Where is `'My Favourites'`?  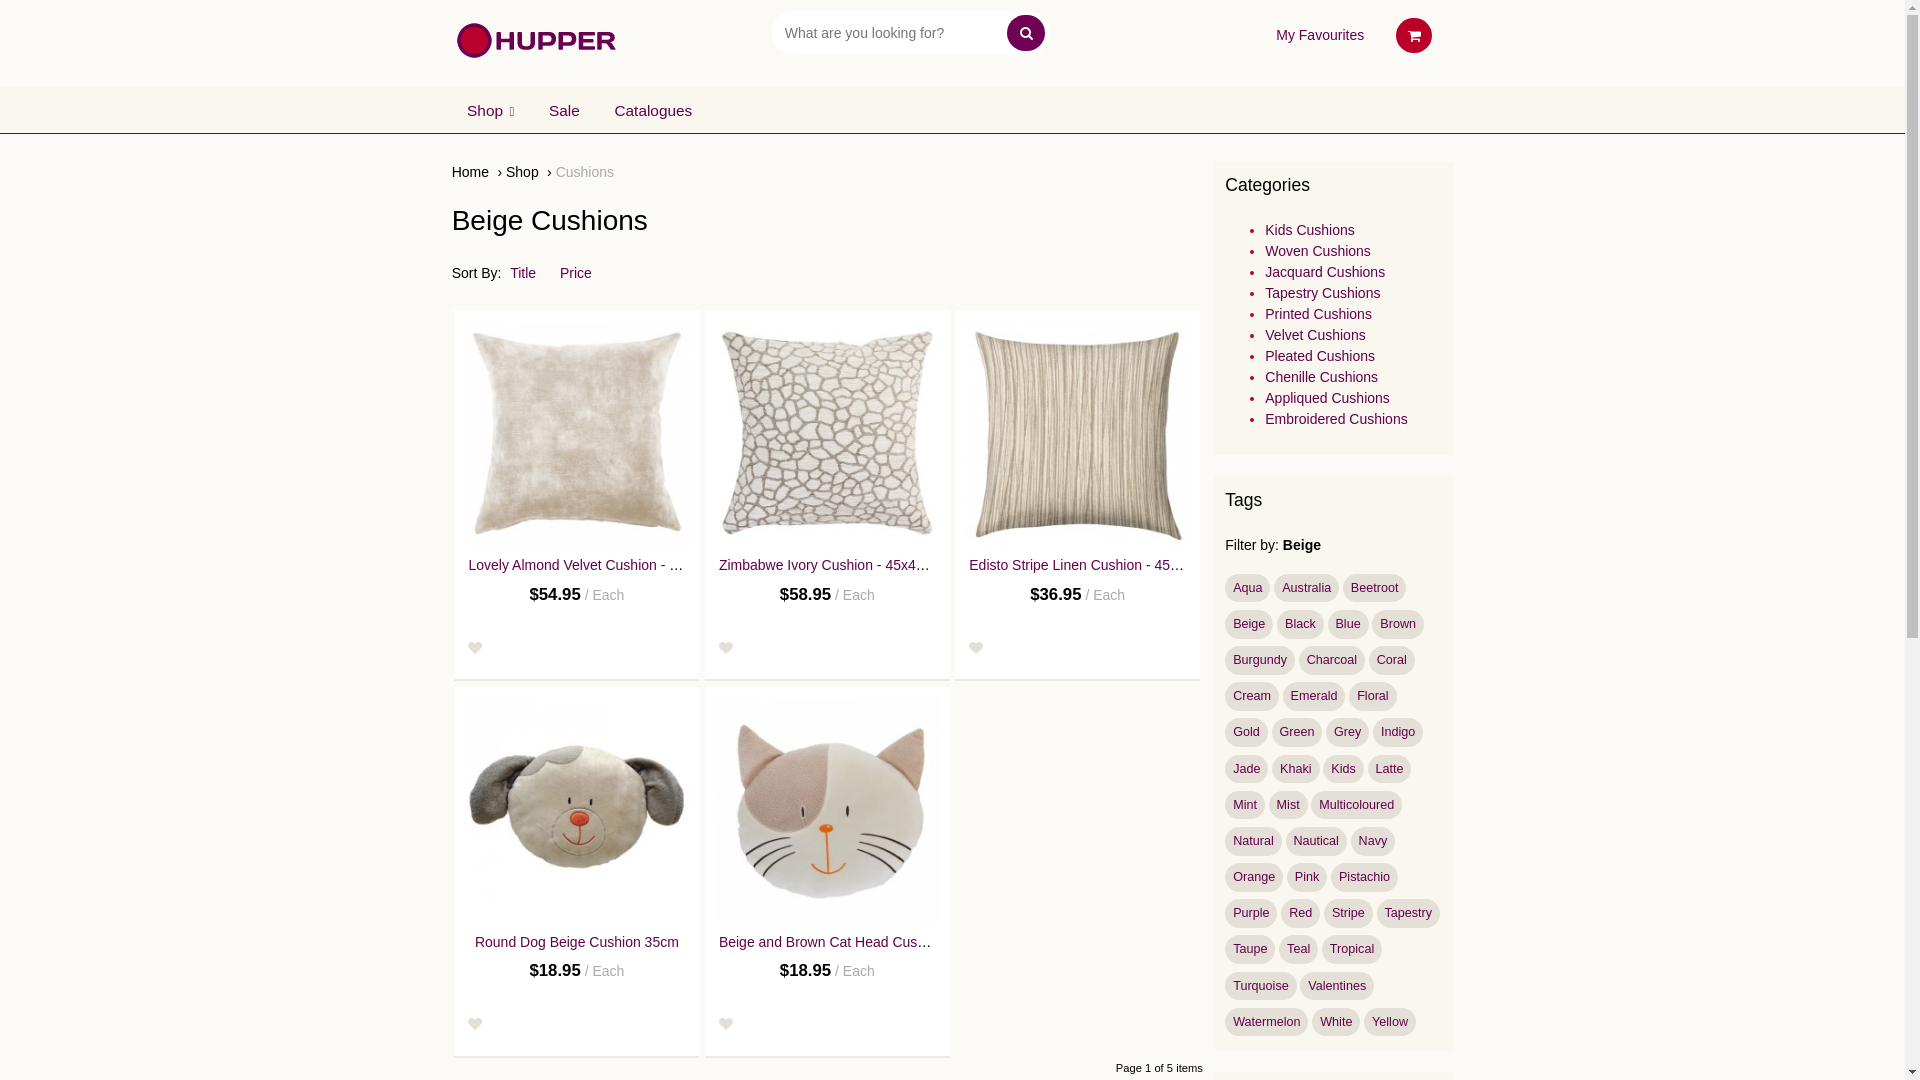
'My Favourites' is located at coordinates (1275, 34).